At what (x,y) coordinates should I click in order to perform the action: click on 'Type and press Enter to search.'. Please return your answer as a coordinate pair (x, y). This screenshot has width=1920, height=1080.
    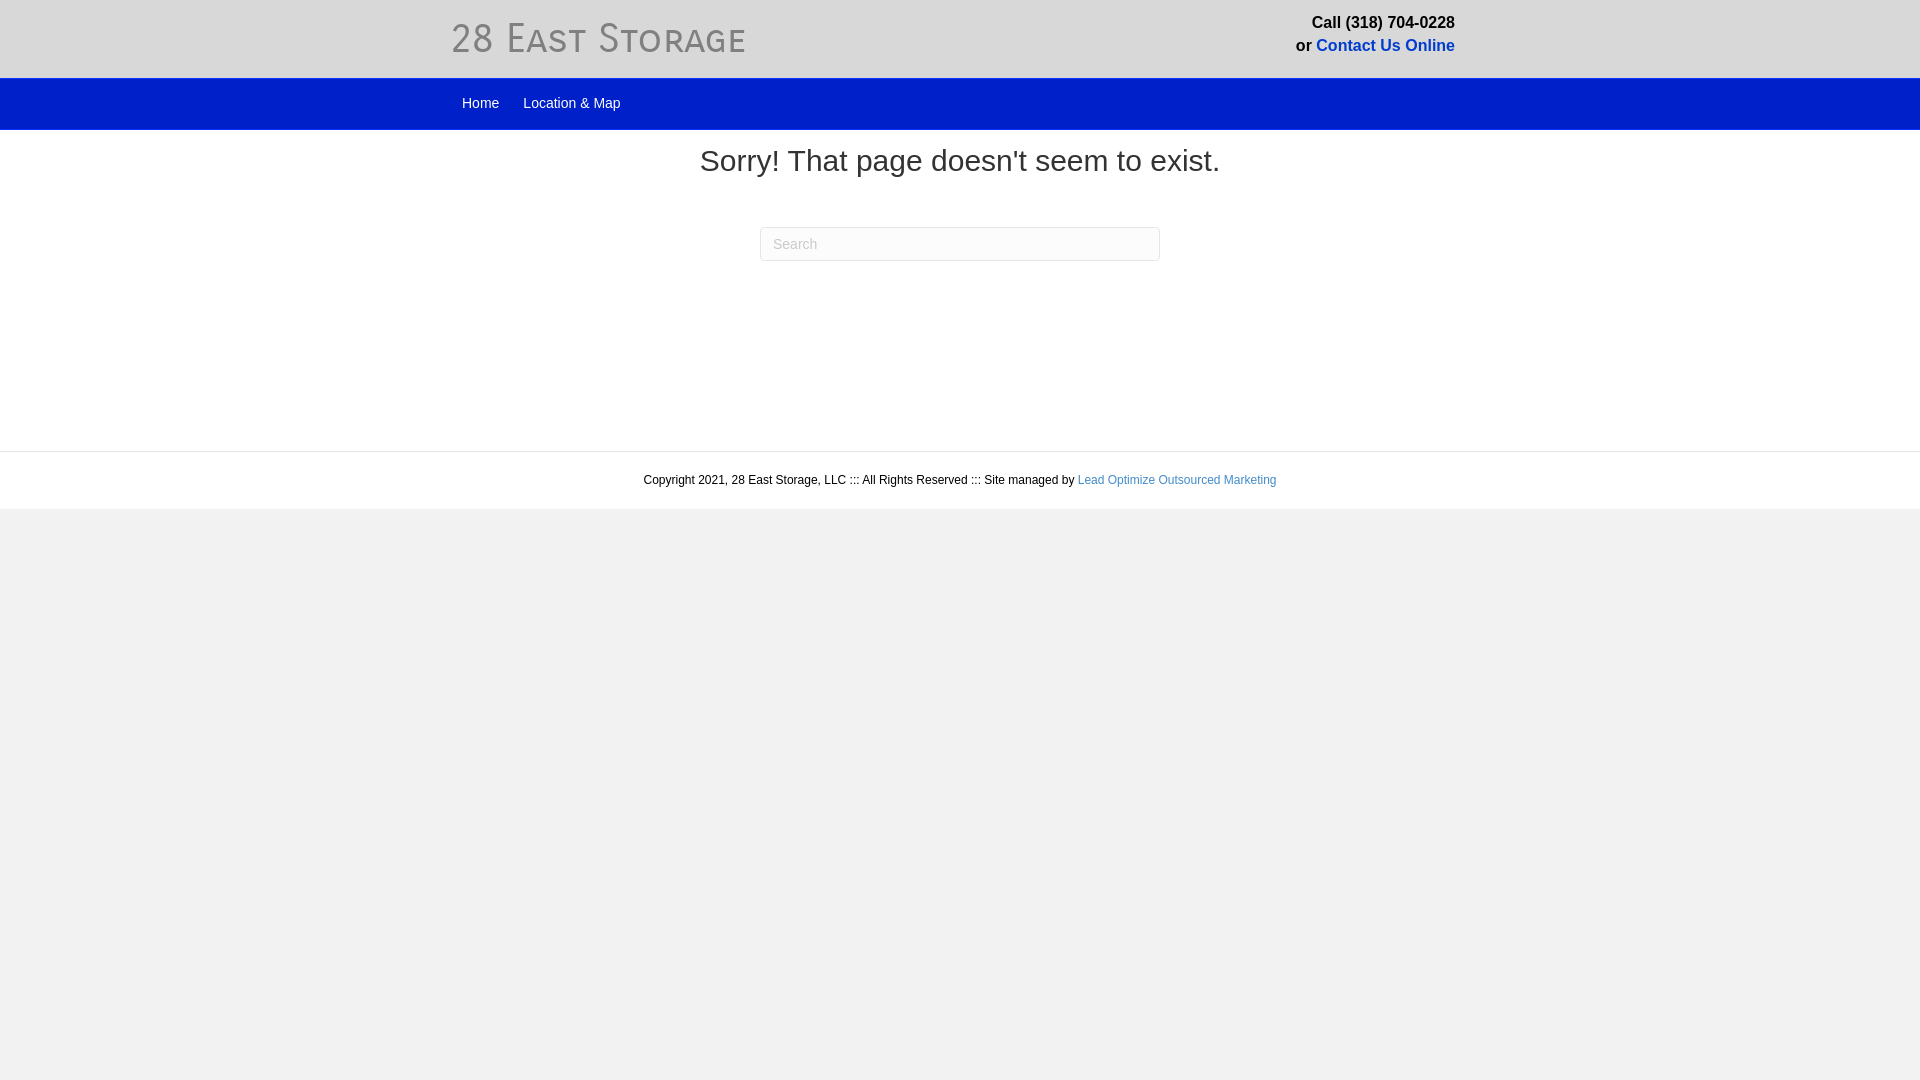
    Looking at the image, I should click on (960, 242).